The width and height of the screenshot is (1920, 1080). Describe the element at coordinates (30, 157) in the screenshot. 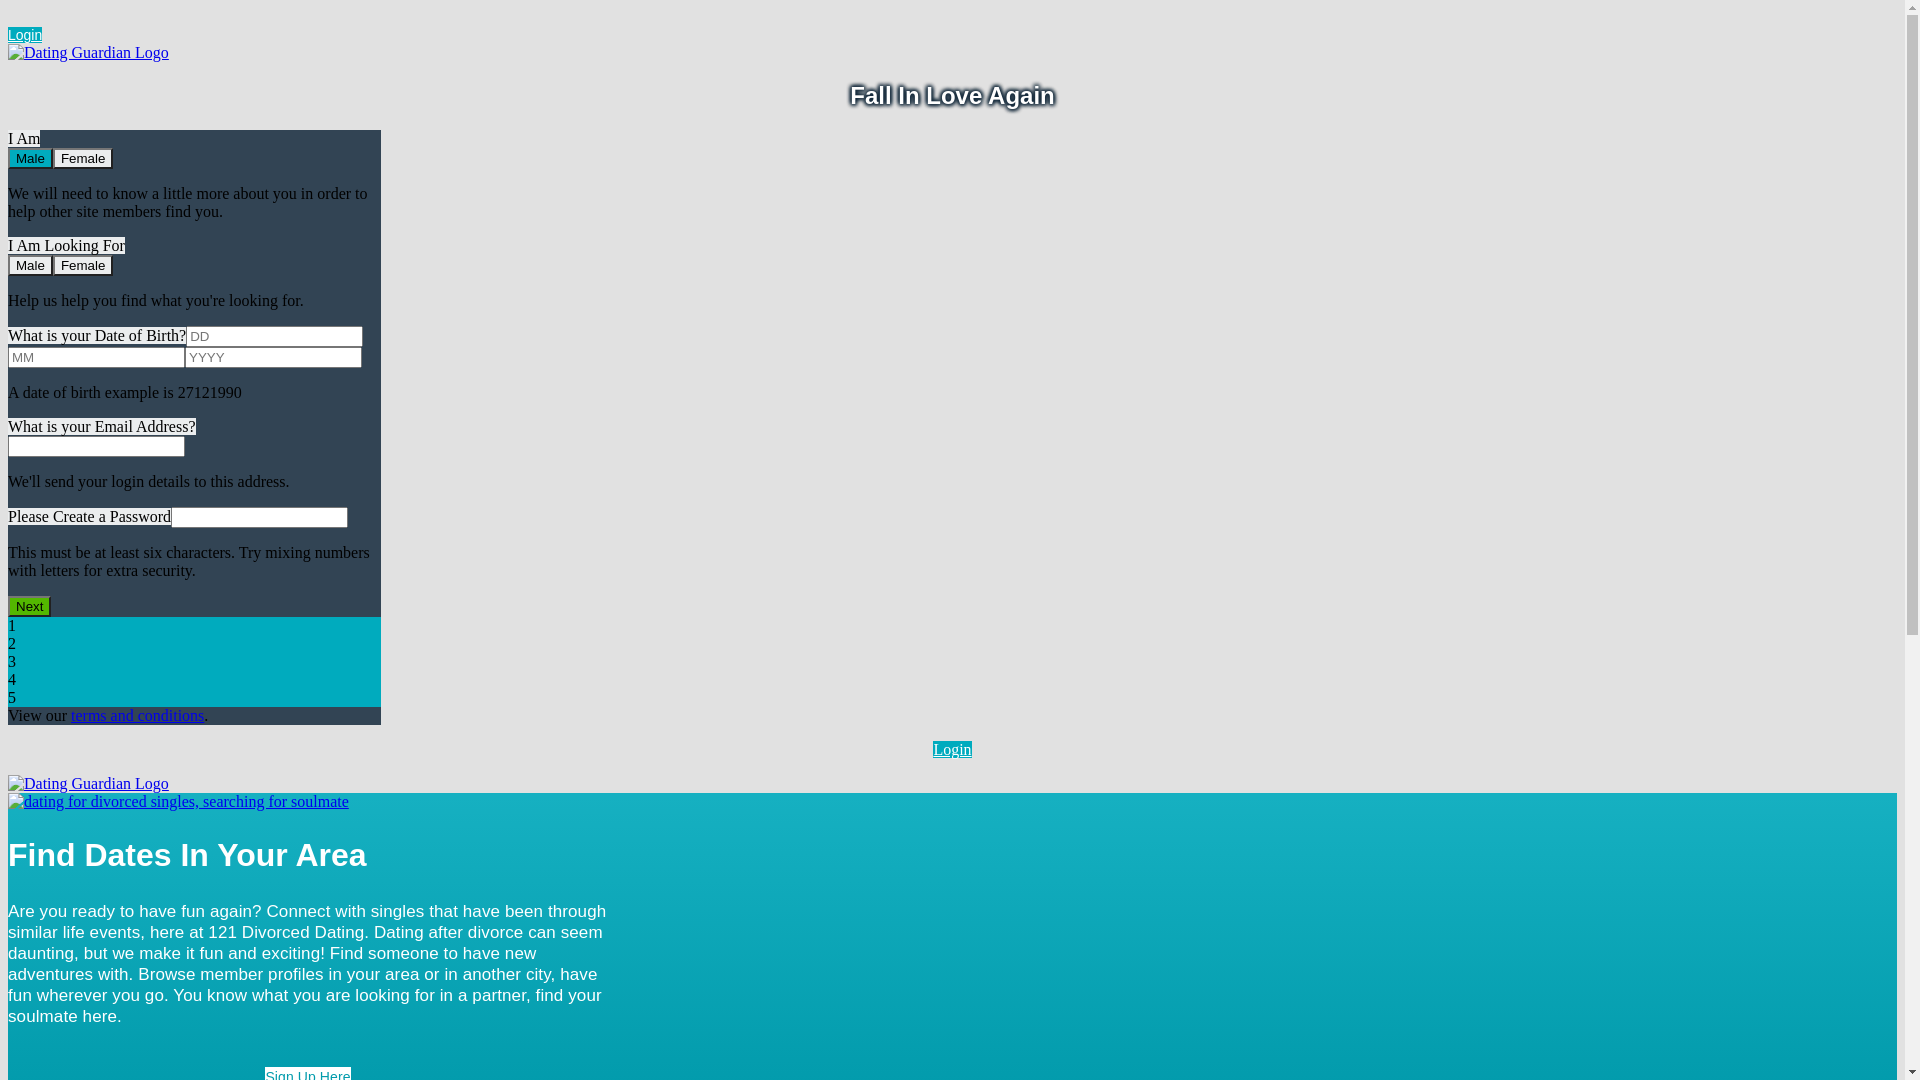

I see `'Male'` at that location.